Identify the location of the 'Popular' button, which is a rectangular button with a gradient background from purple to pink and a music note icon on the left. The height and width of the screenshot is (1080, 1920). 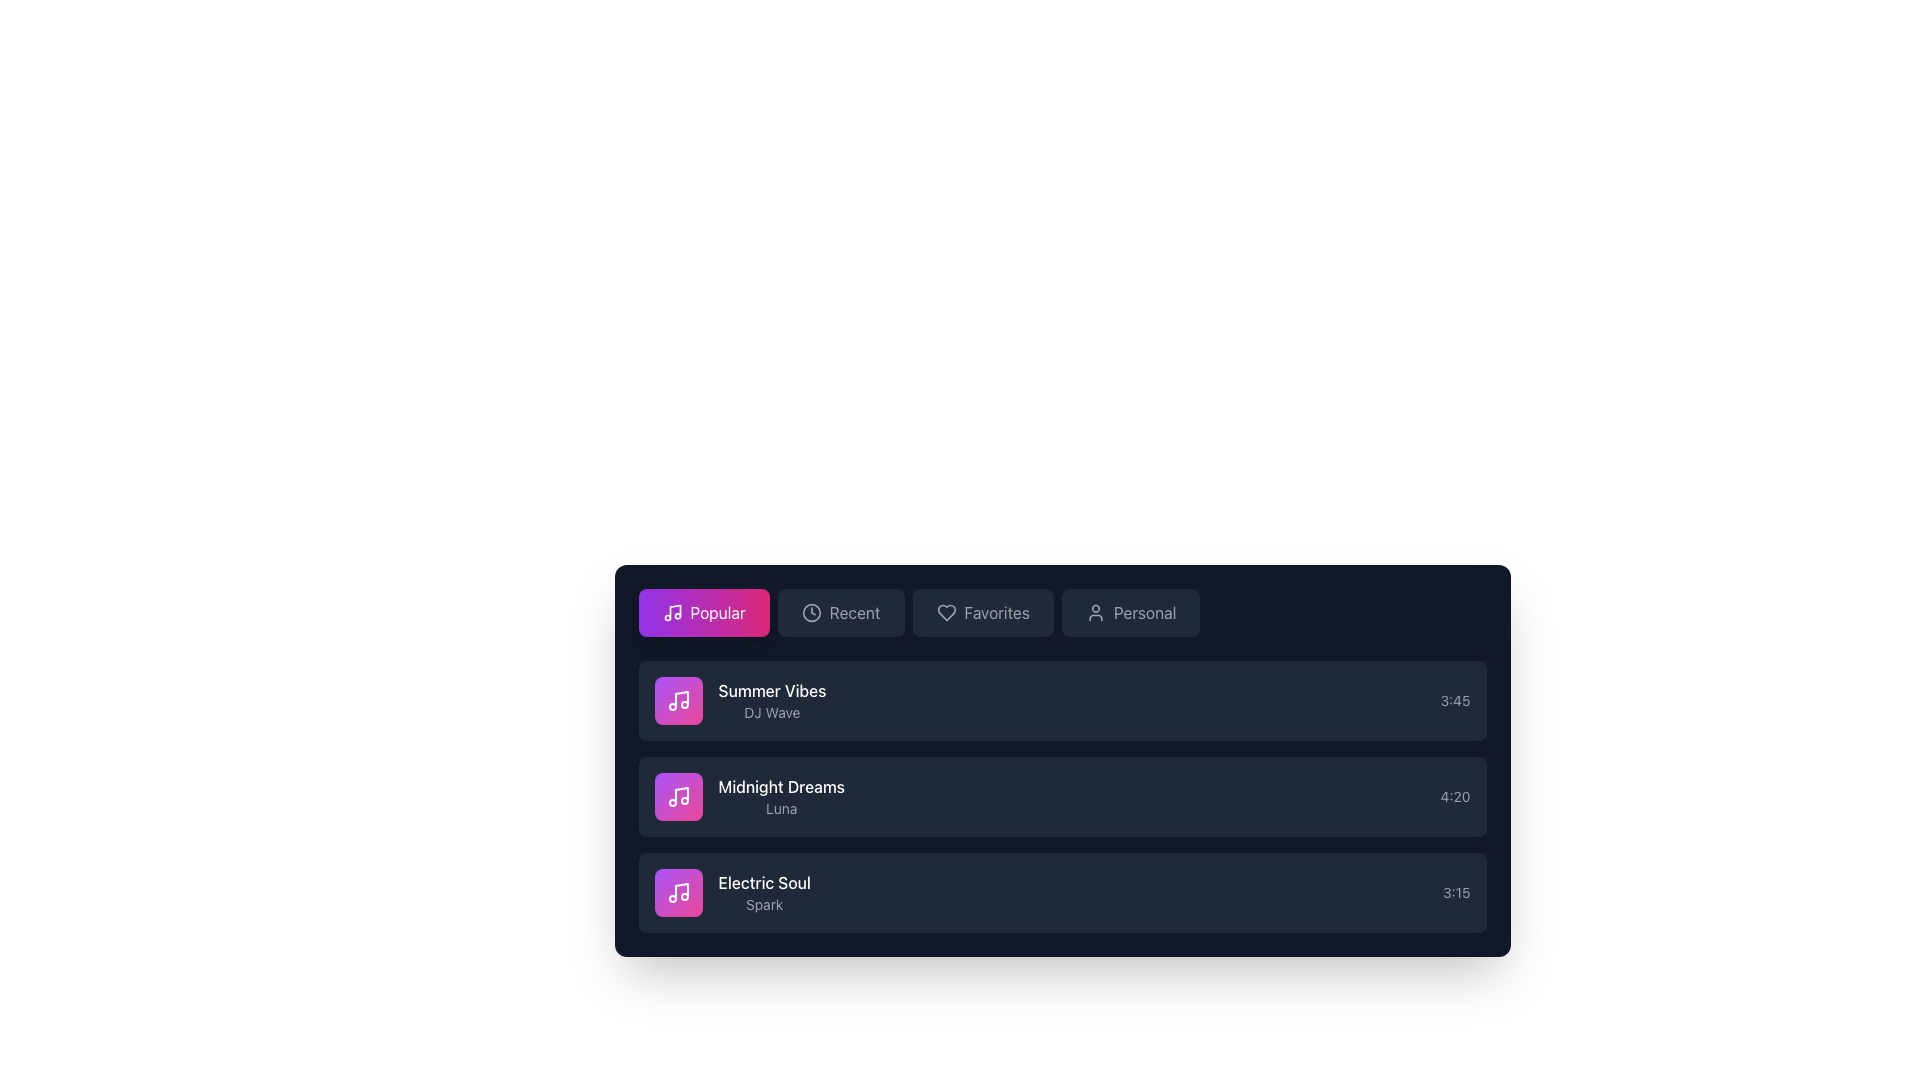
(704, 612).